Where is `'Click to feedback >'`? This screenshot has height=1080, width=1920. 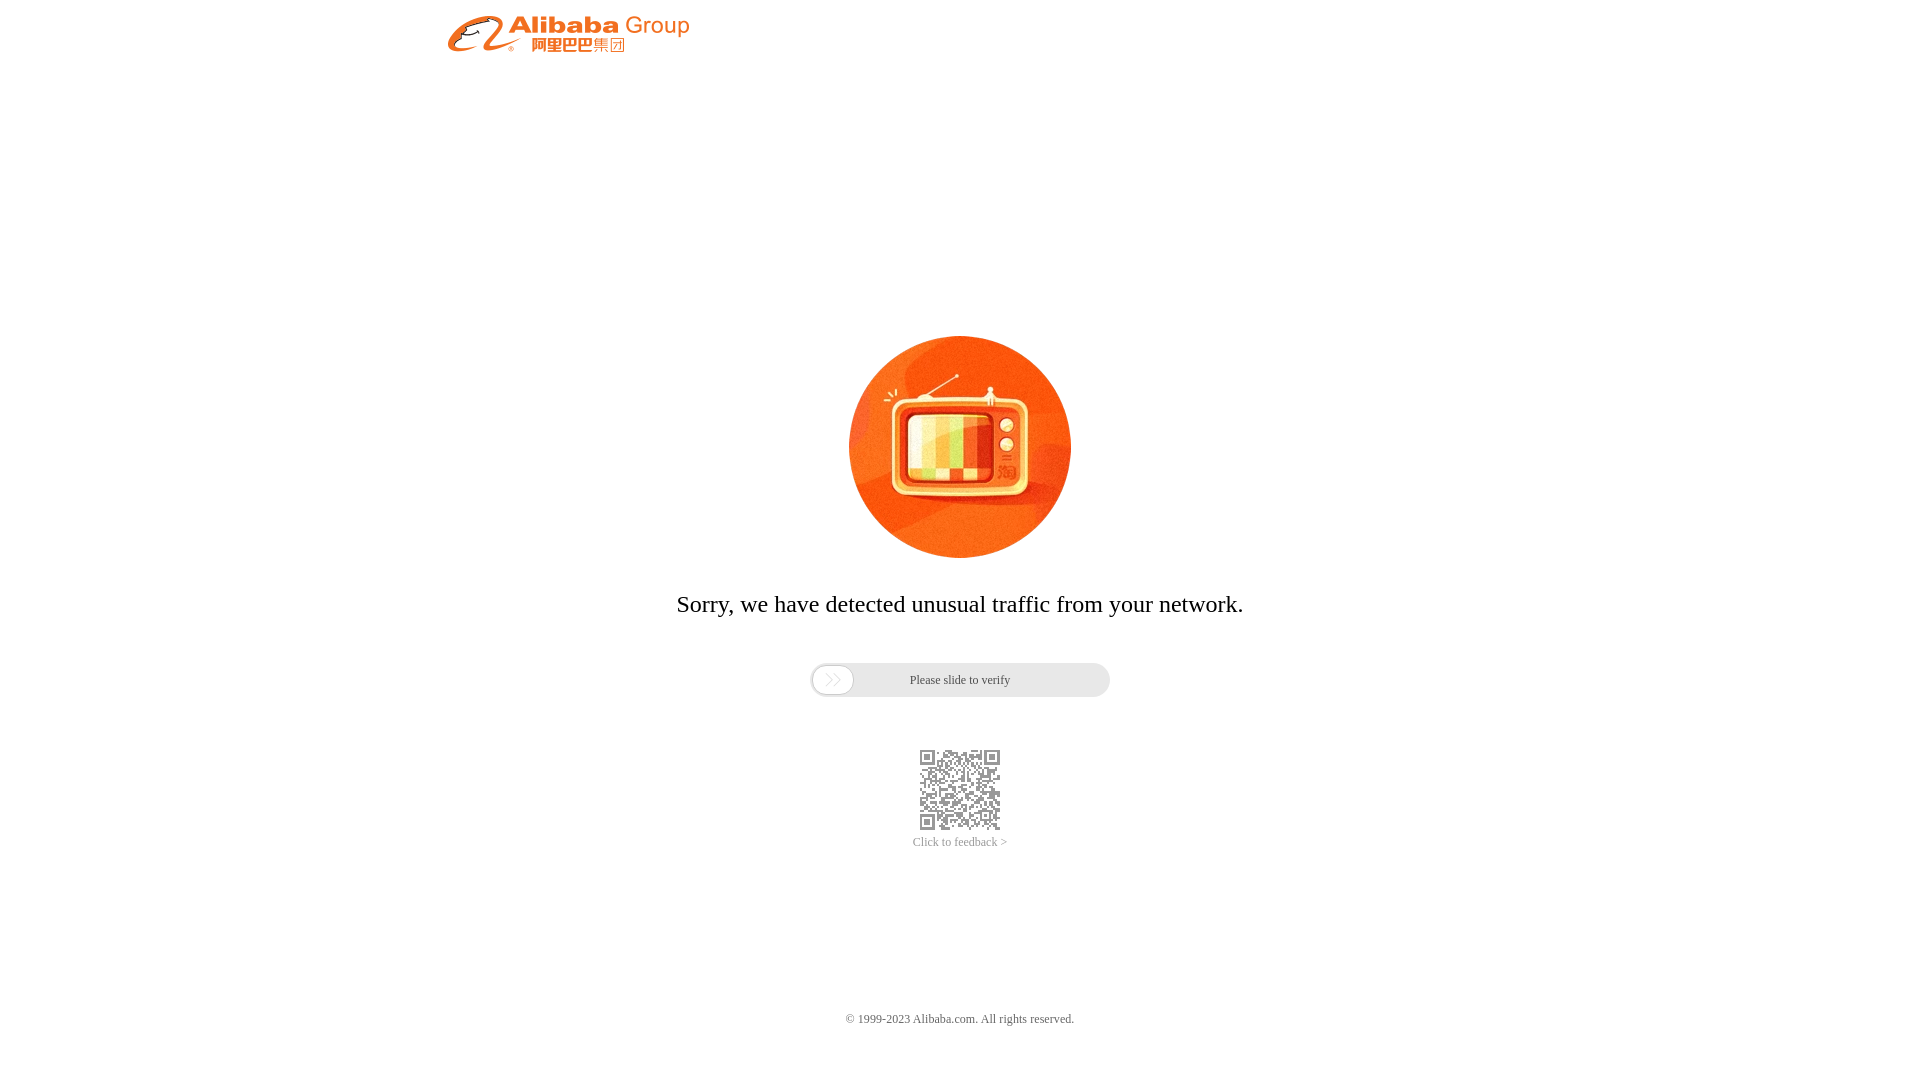 'Click to feedback >' is located at coordinates (960, 842).